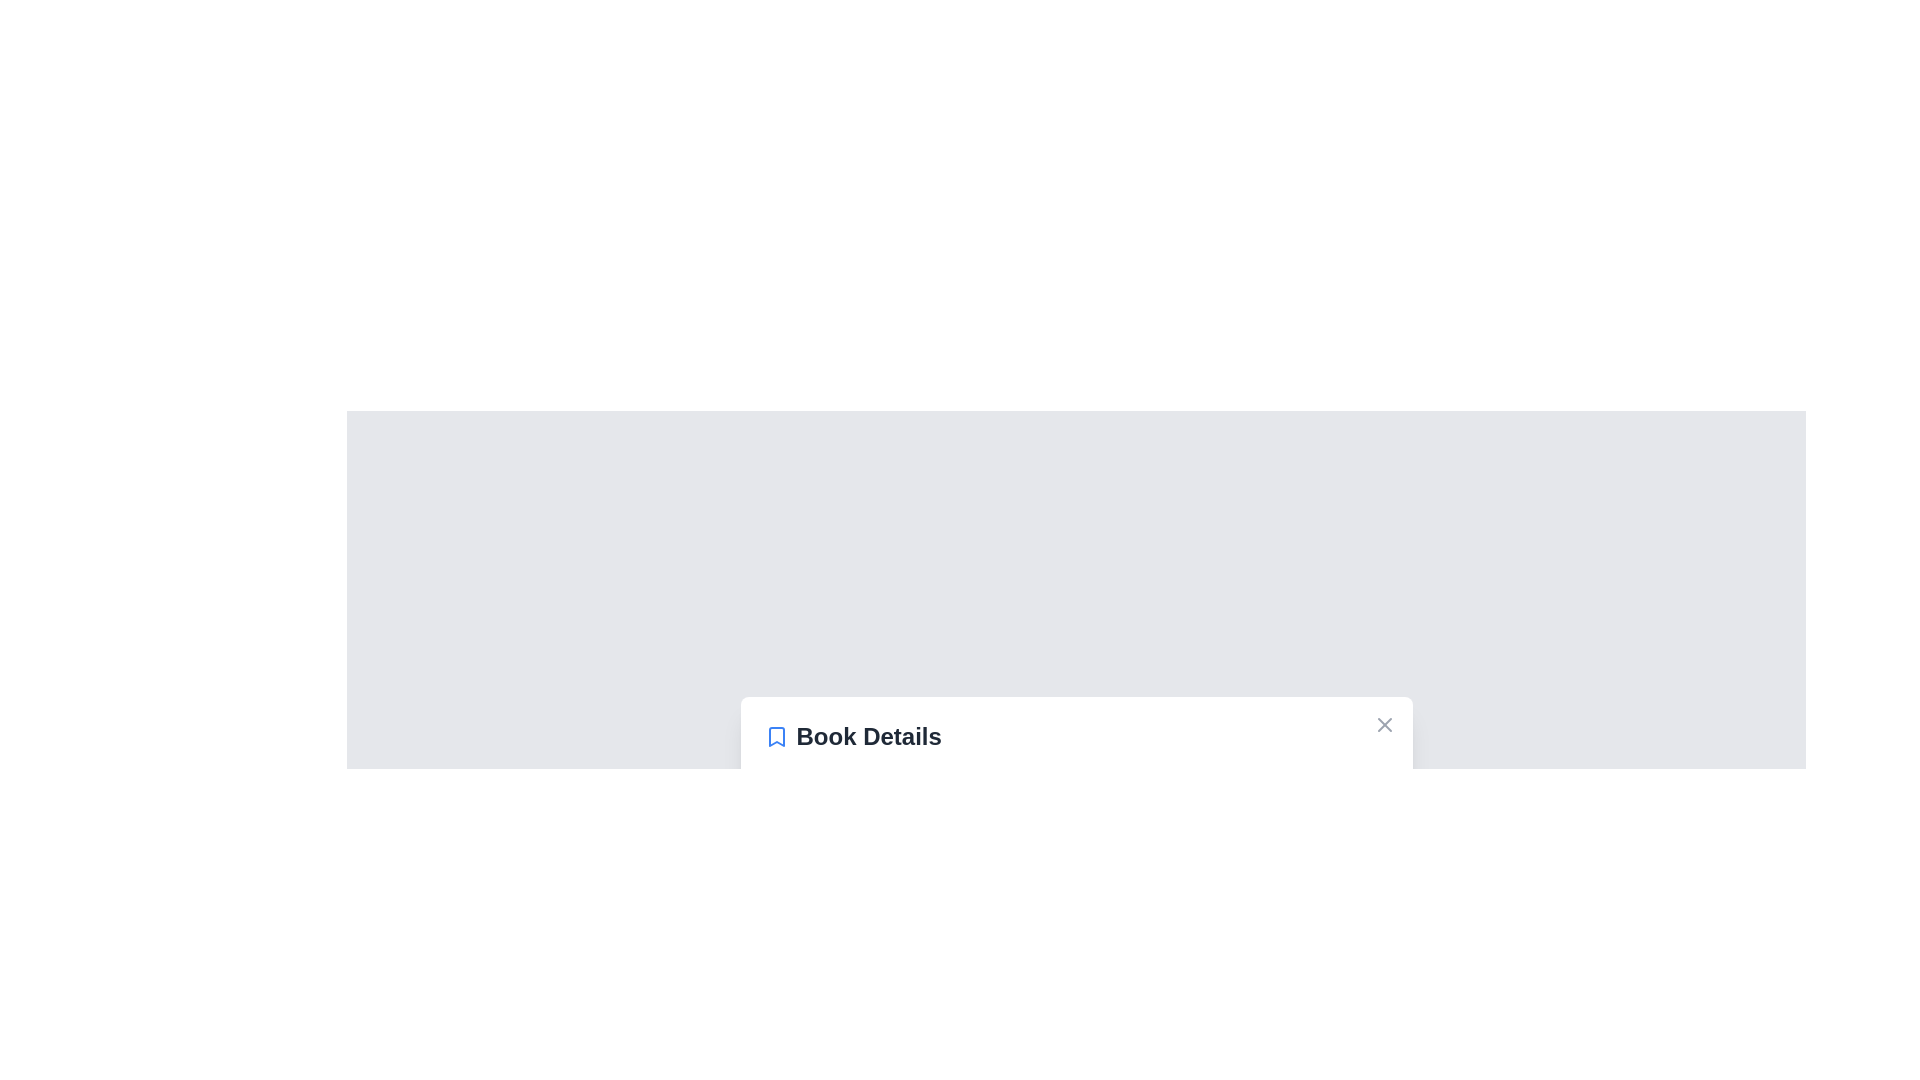 The height and width of the screenshot is (1080, 1920). What do you see at coordinates (1383, 724) in the screenshot?
I see `the close button located at the top-right corner of the dialog` at bounding box center [1383, 724].